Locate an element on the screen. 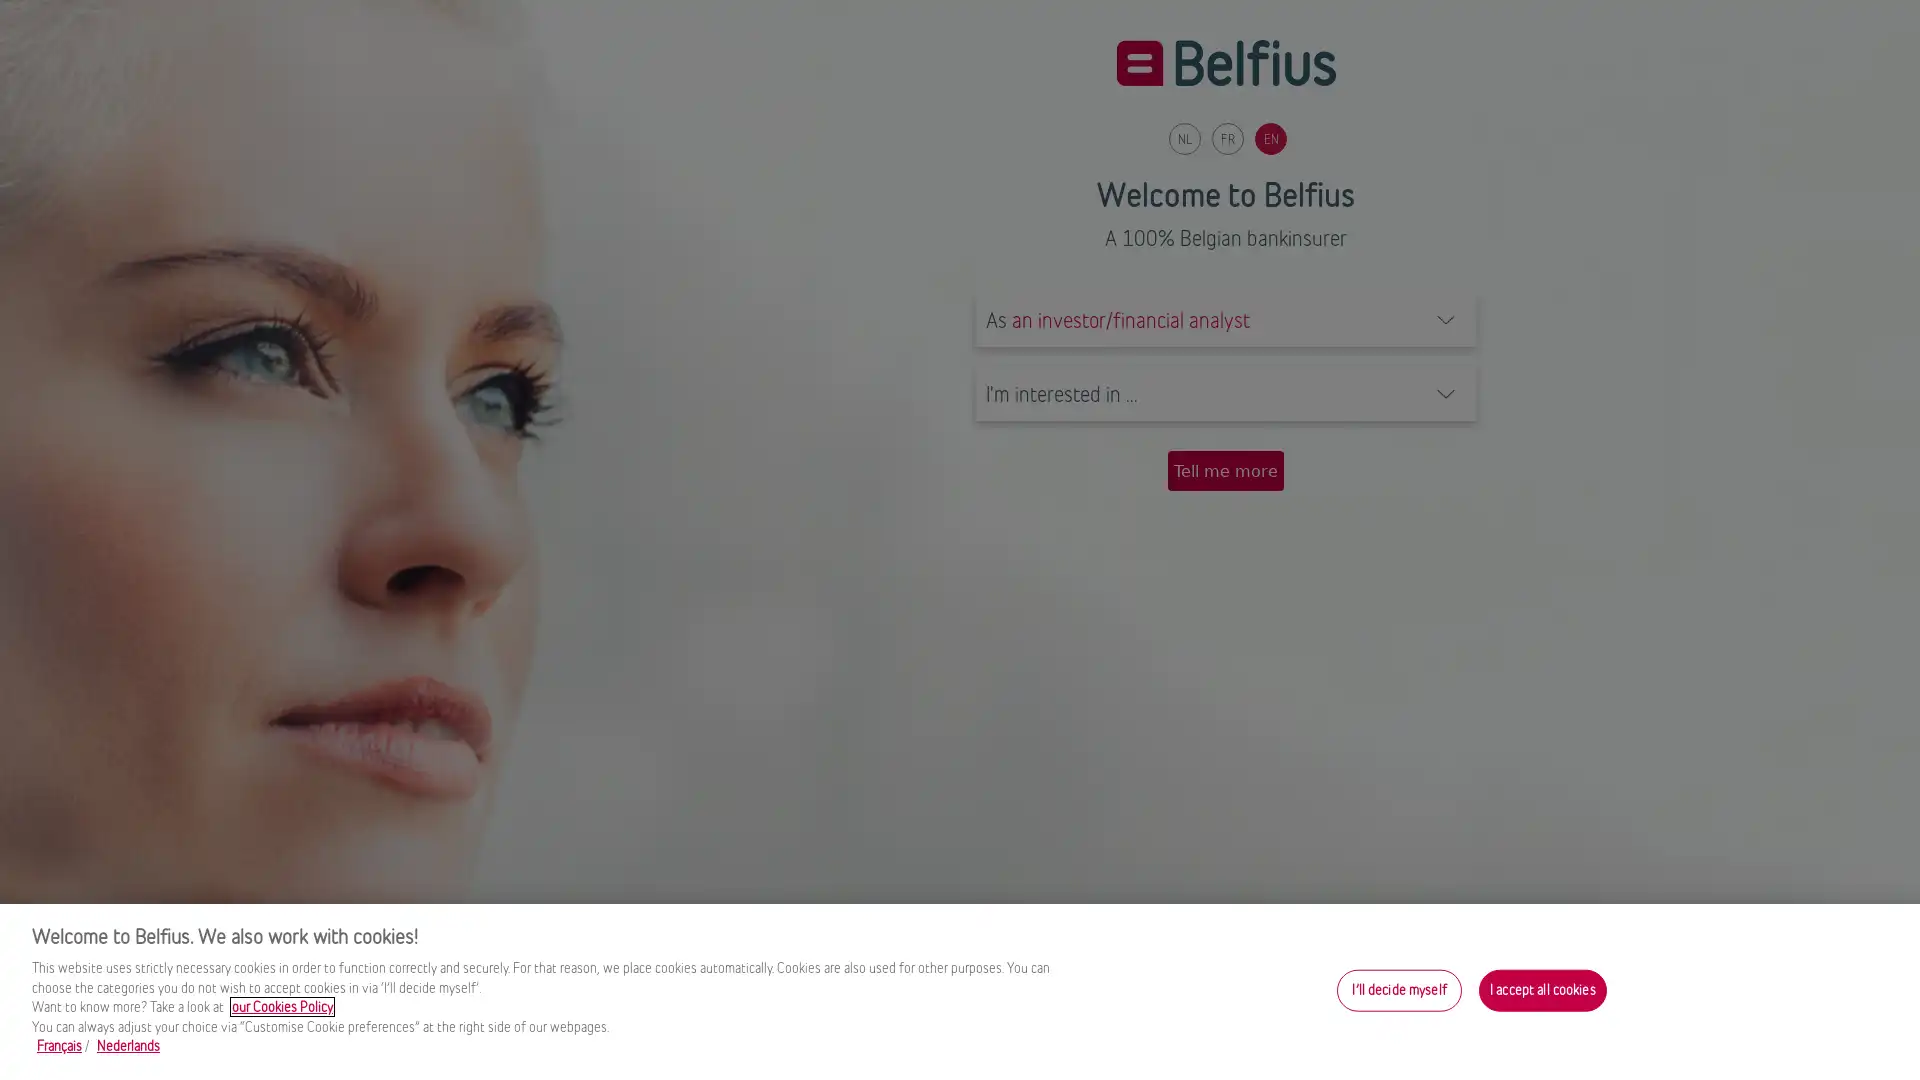 Image resolution: width=1920 pixels, height=1080 pixels. Ill decide myself is located at coordinates (1398, 990).